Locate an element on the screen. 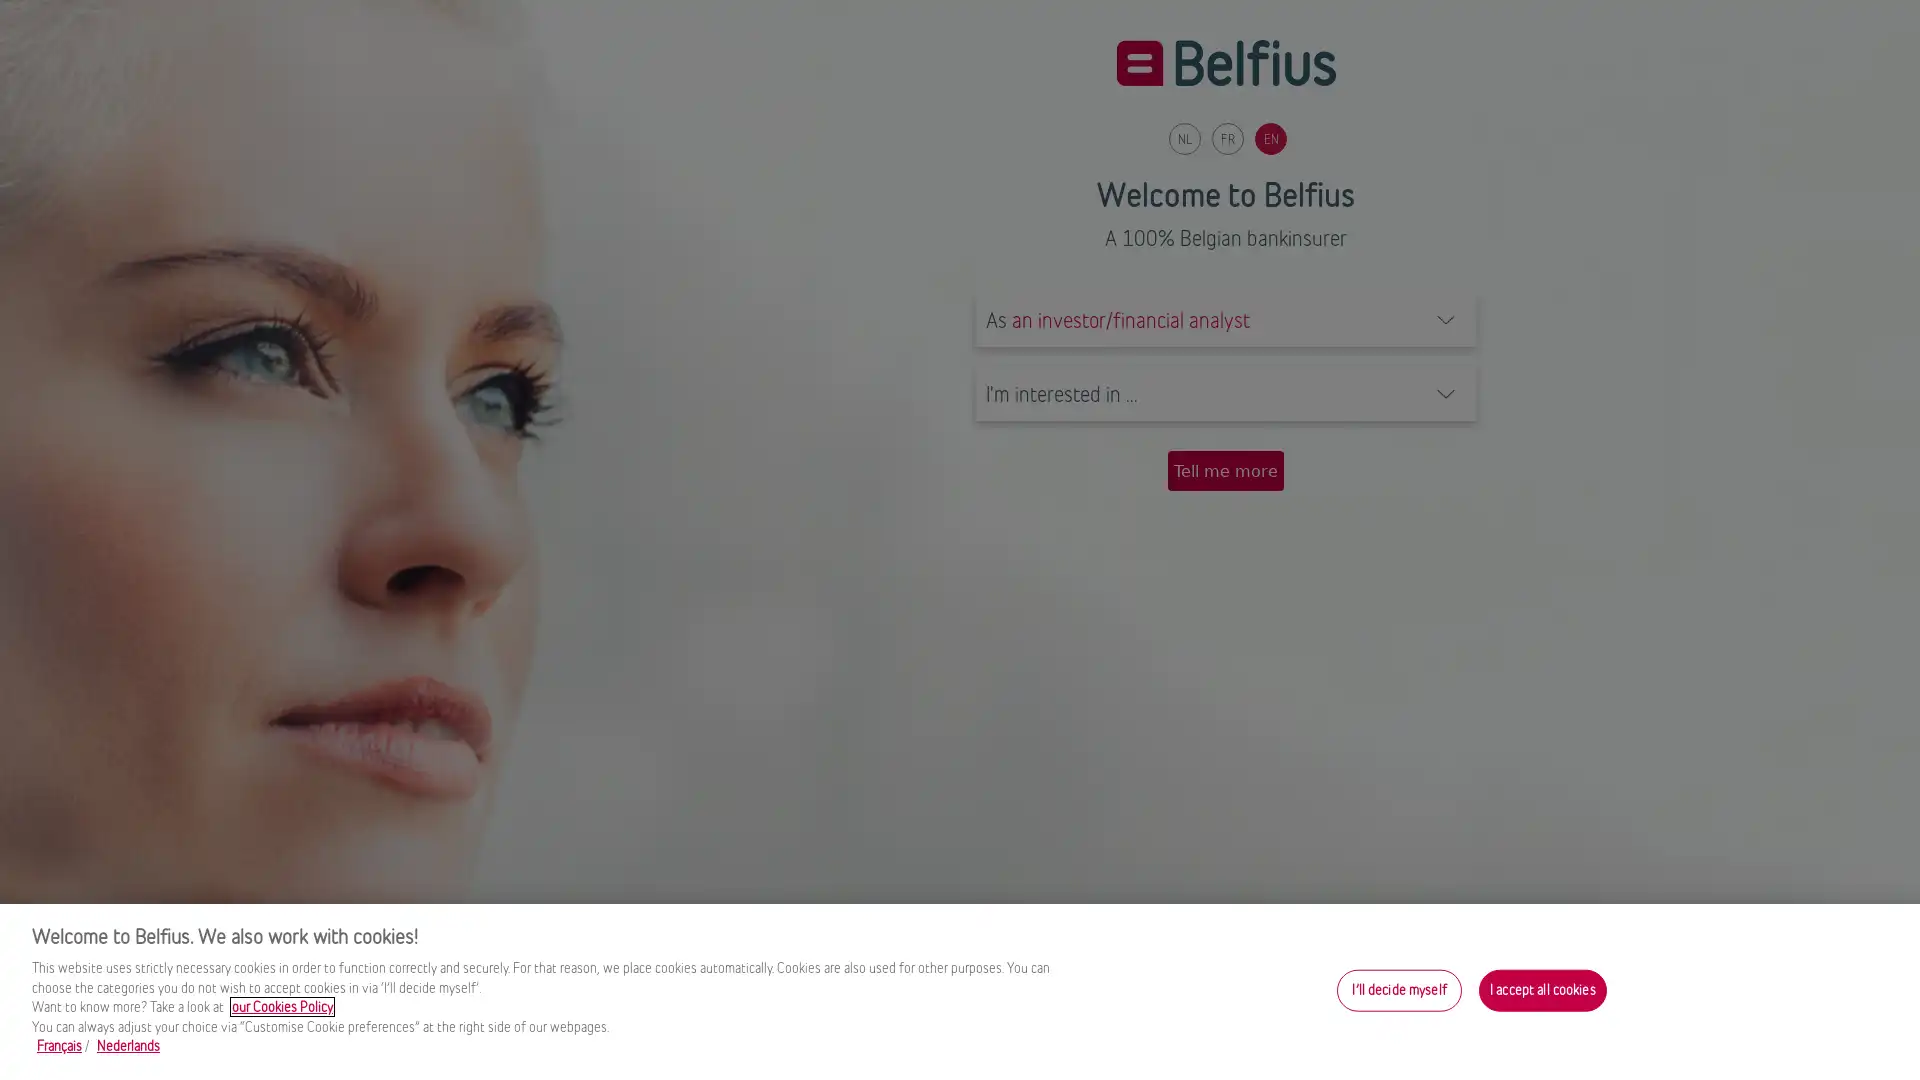 Image resolution: width=1920 pixels, height=1080 pixels. Ill decide myself is located at coordinates (1398, 990).